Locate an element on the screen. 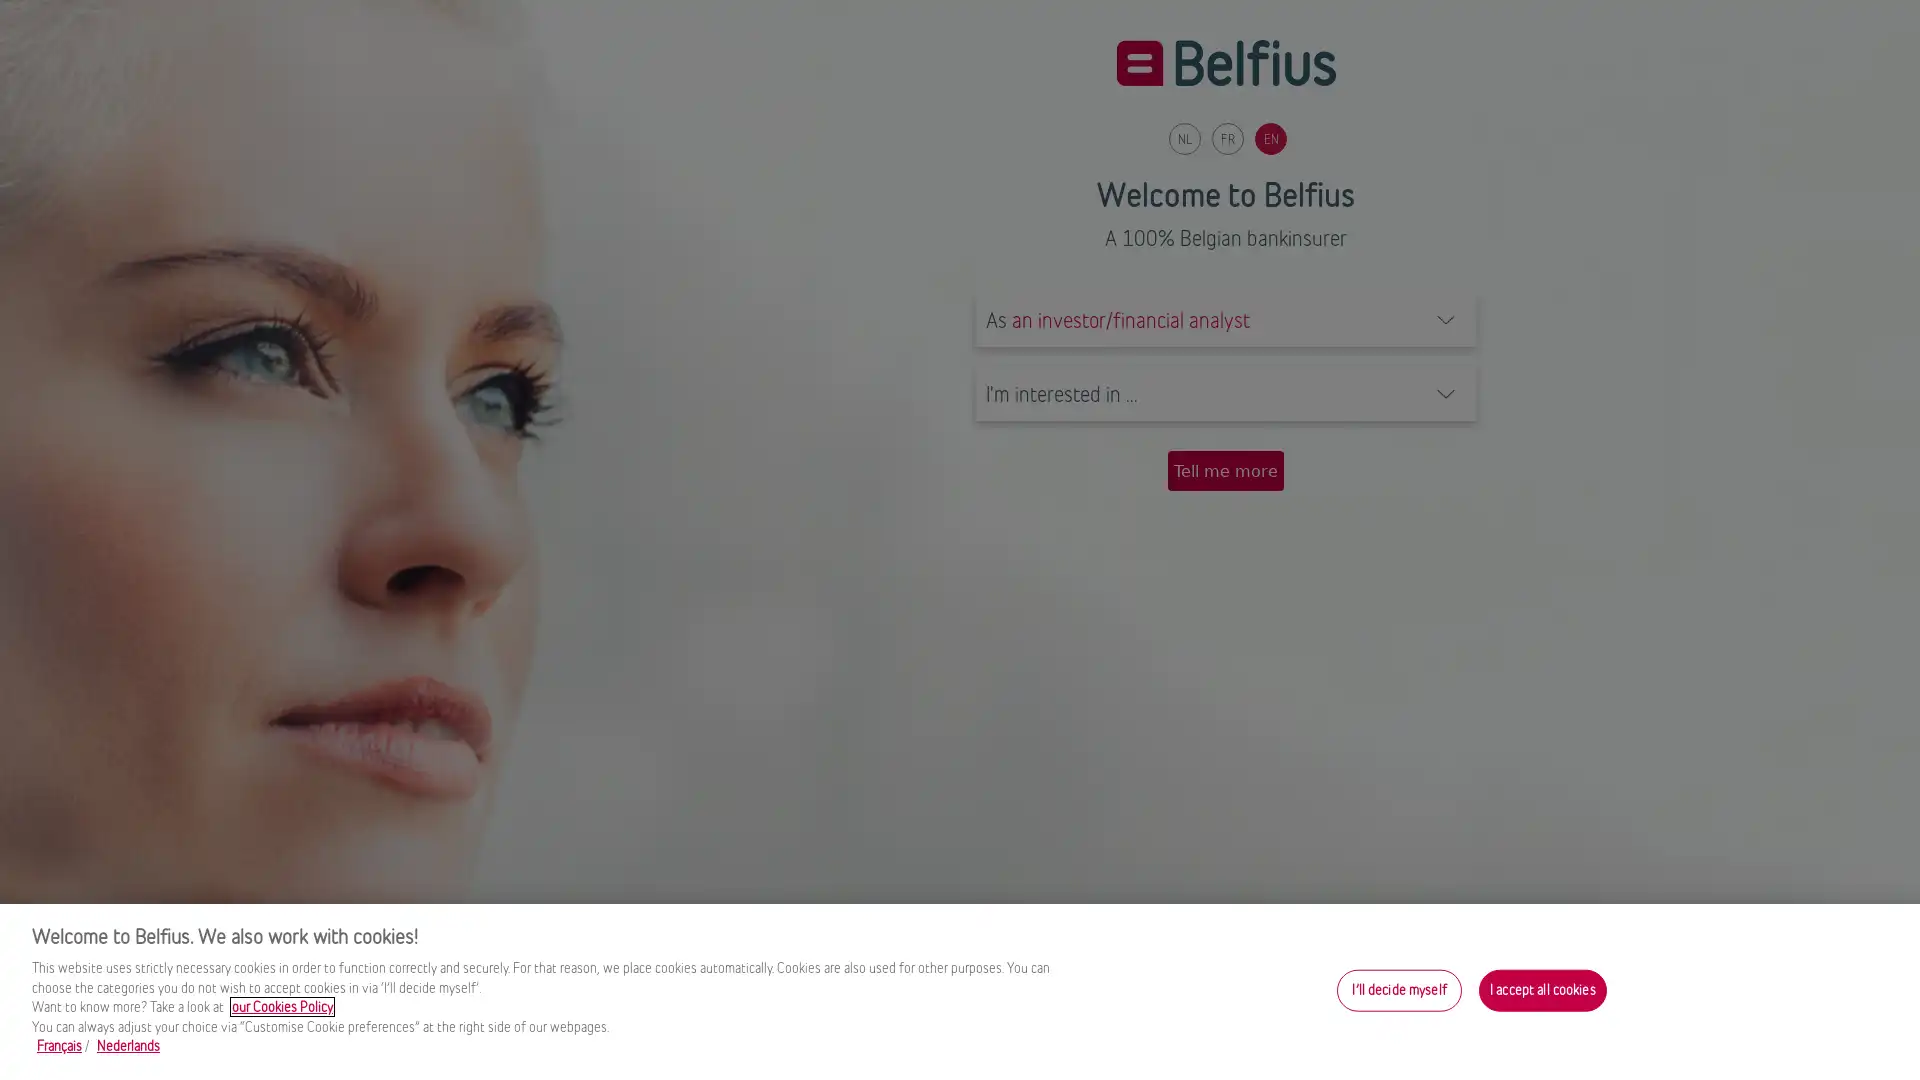 Image resolution: width=1920 pixels, height=1080 pixels. Ill decide myself is located at coordinates (1398, 990).